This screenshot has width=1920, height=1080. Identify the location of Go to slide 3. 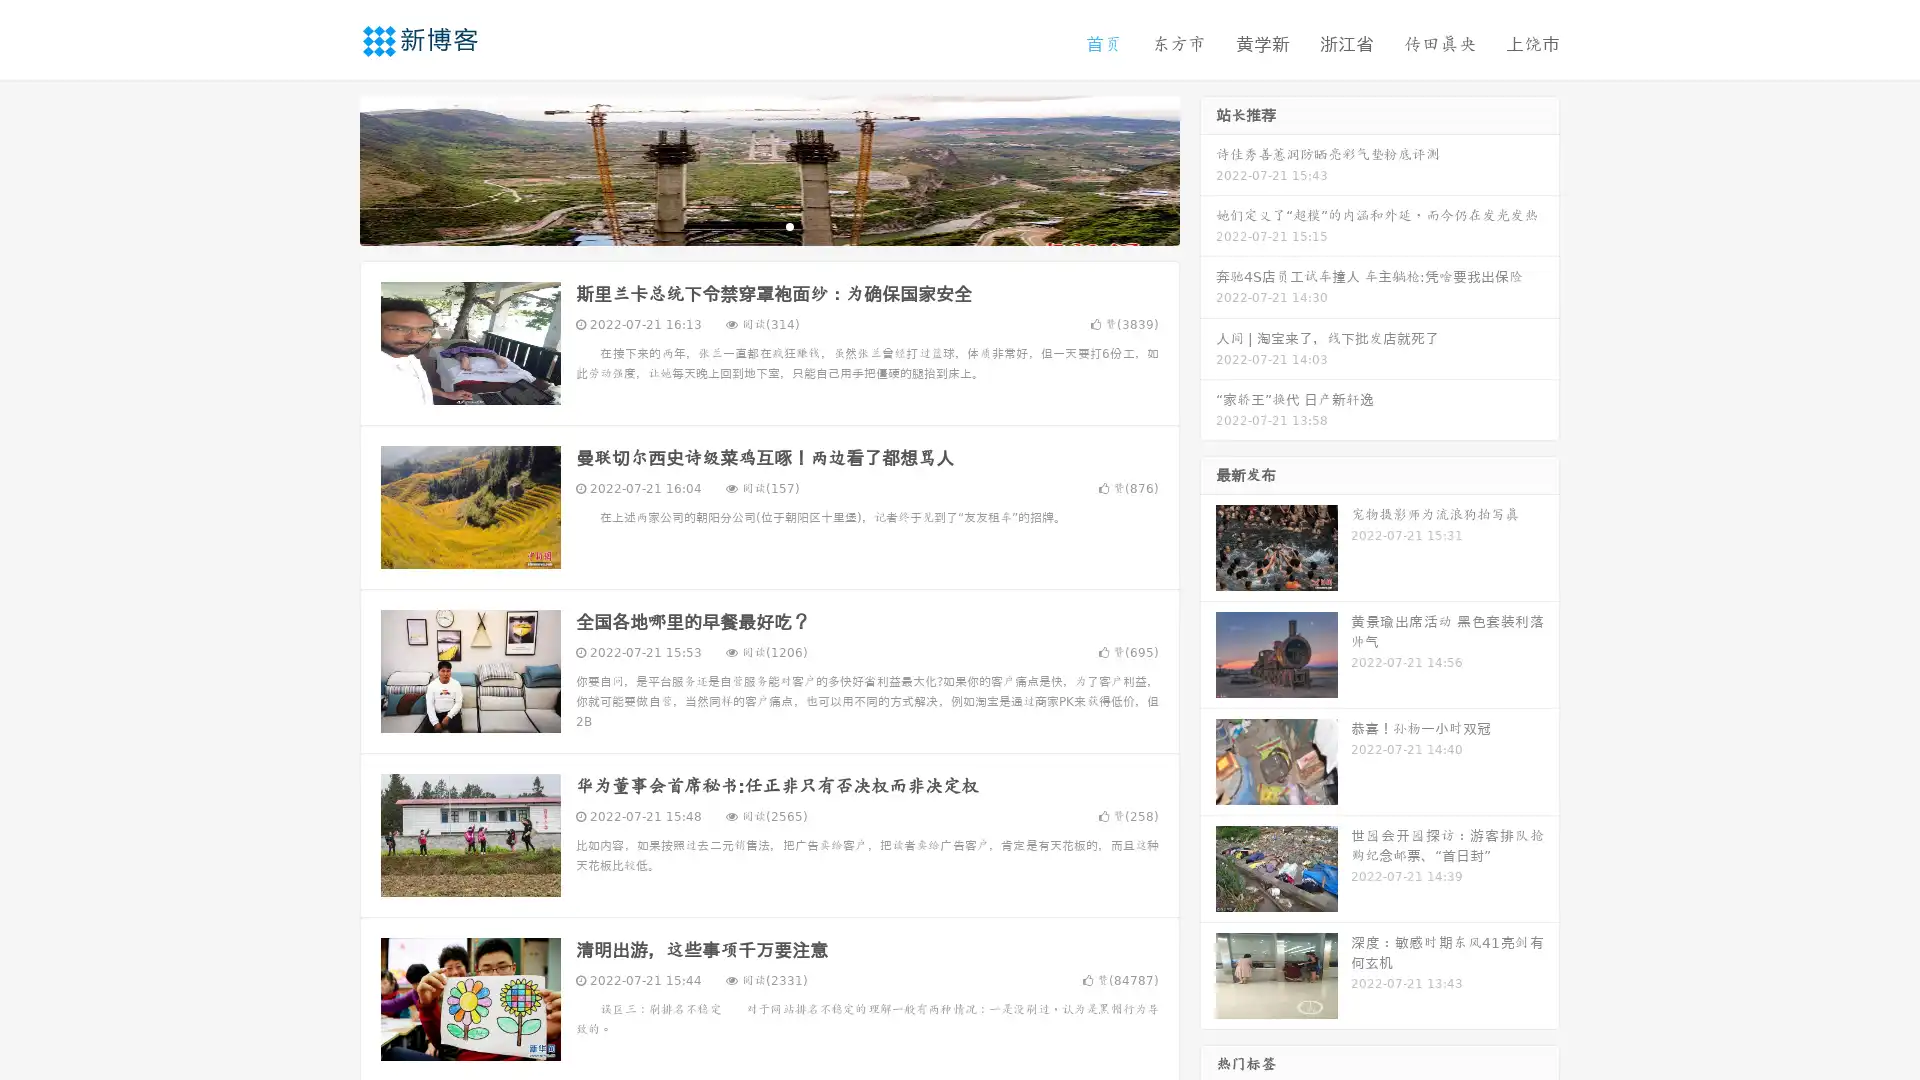
(789, 225).